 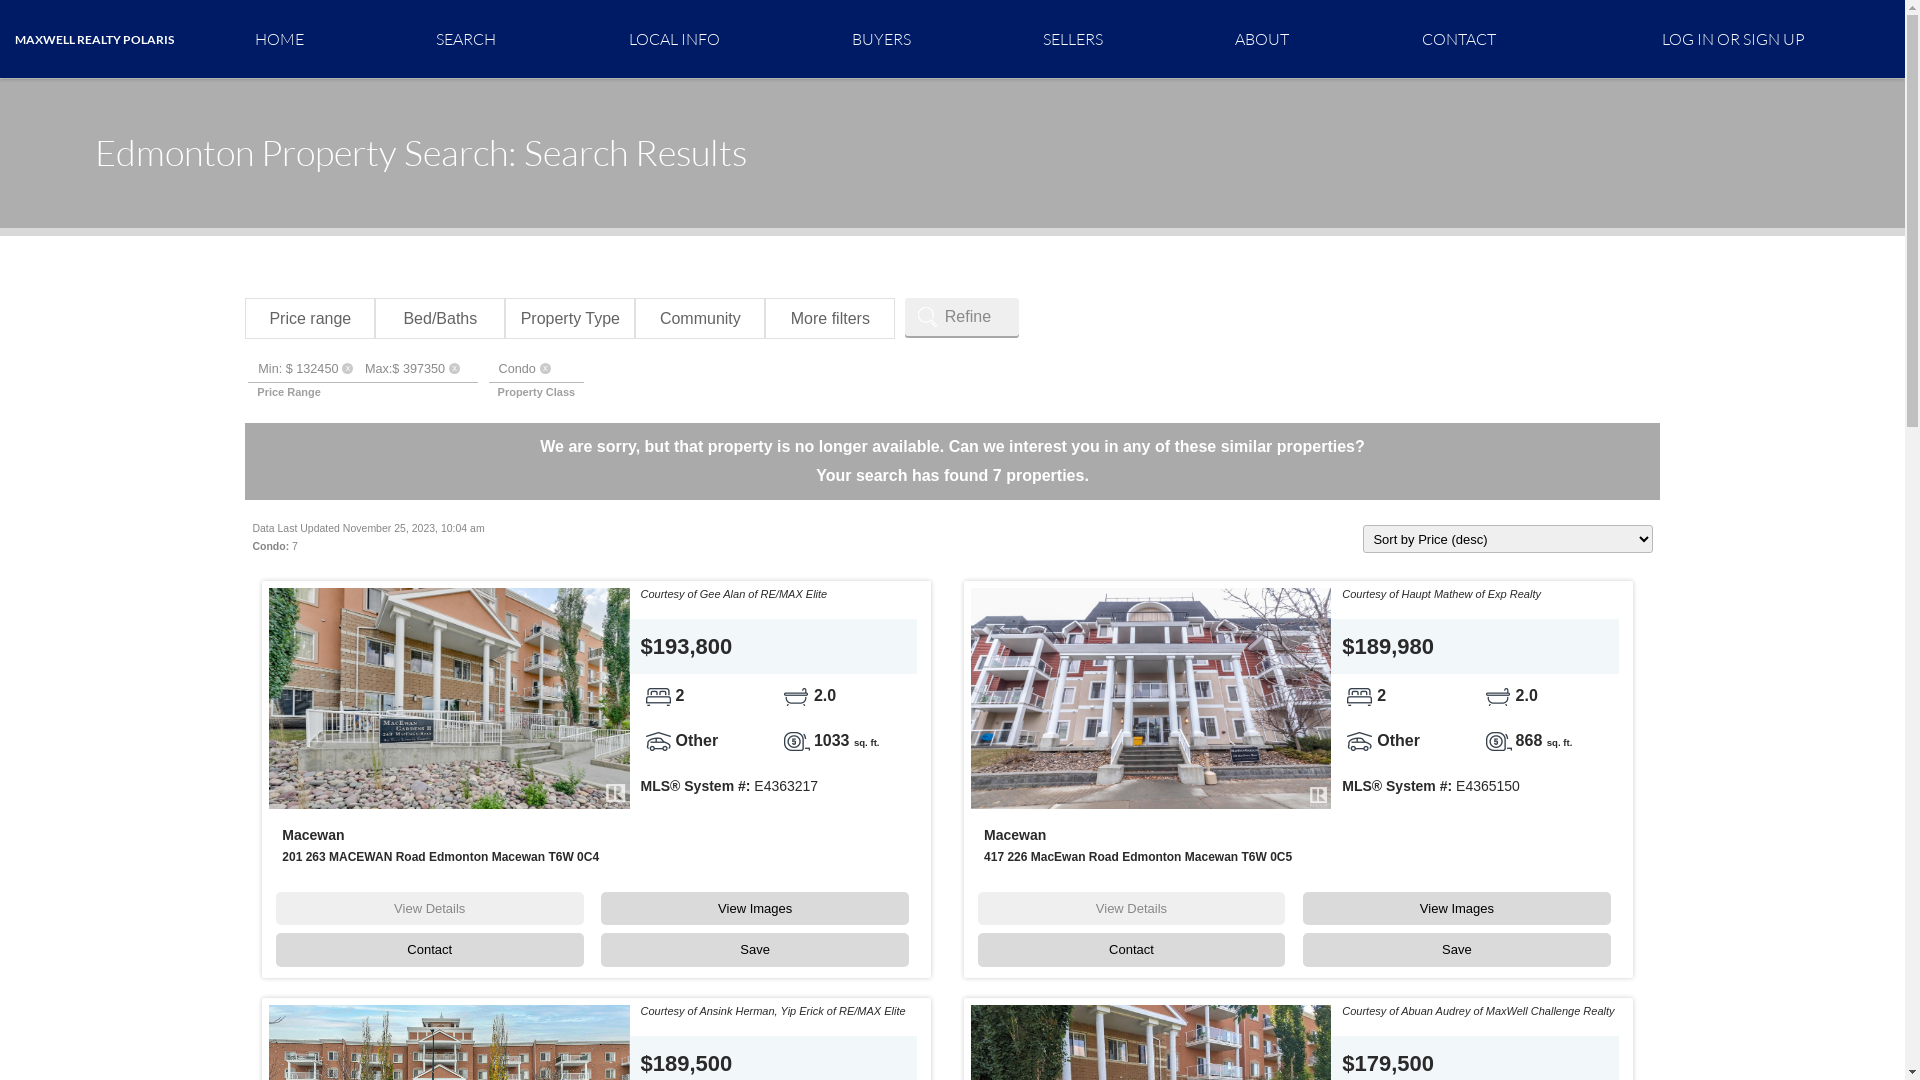 I want to click on 'HOME', so click(x=278, y=38).